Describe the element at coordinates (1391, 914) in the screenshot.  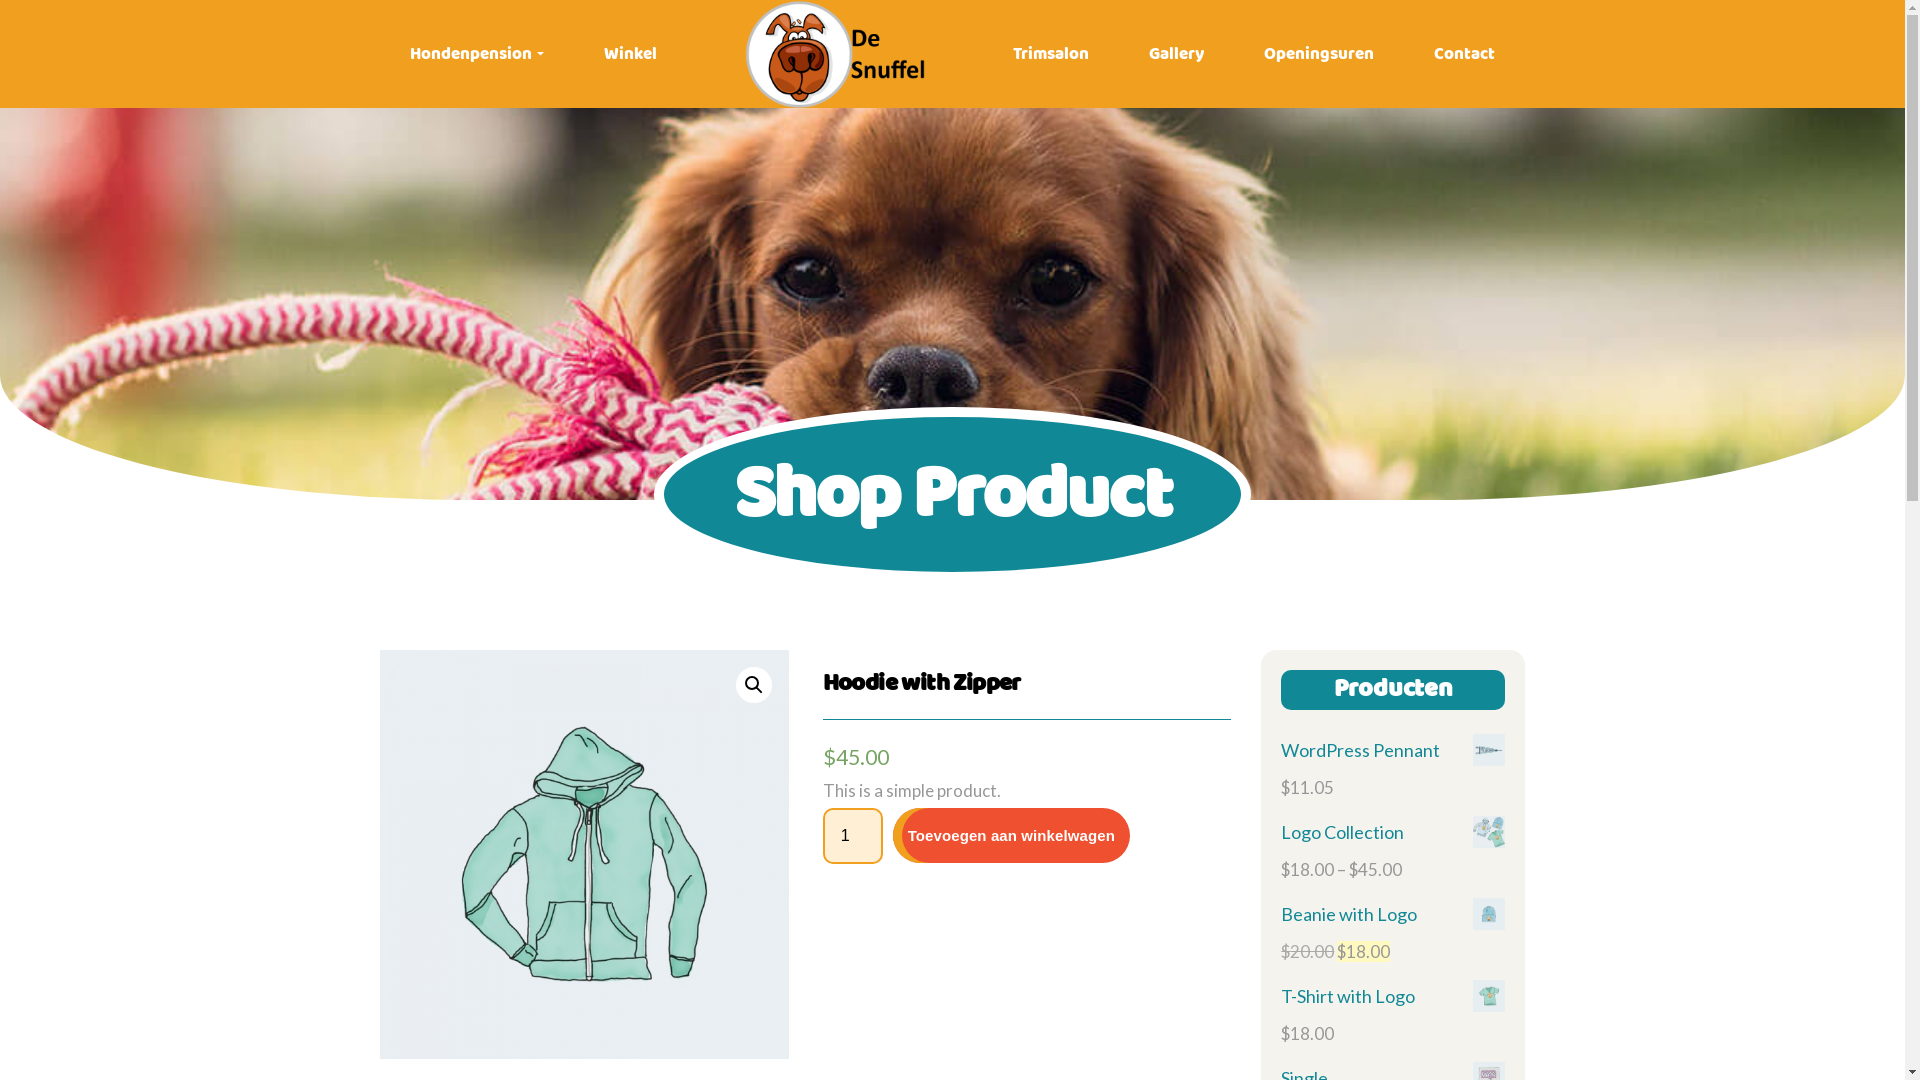
I see `'Beanie with Logo'` at that location.